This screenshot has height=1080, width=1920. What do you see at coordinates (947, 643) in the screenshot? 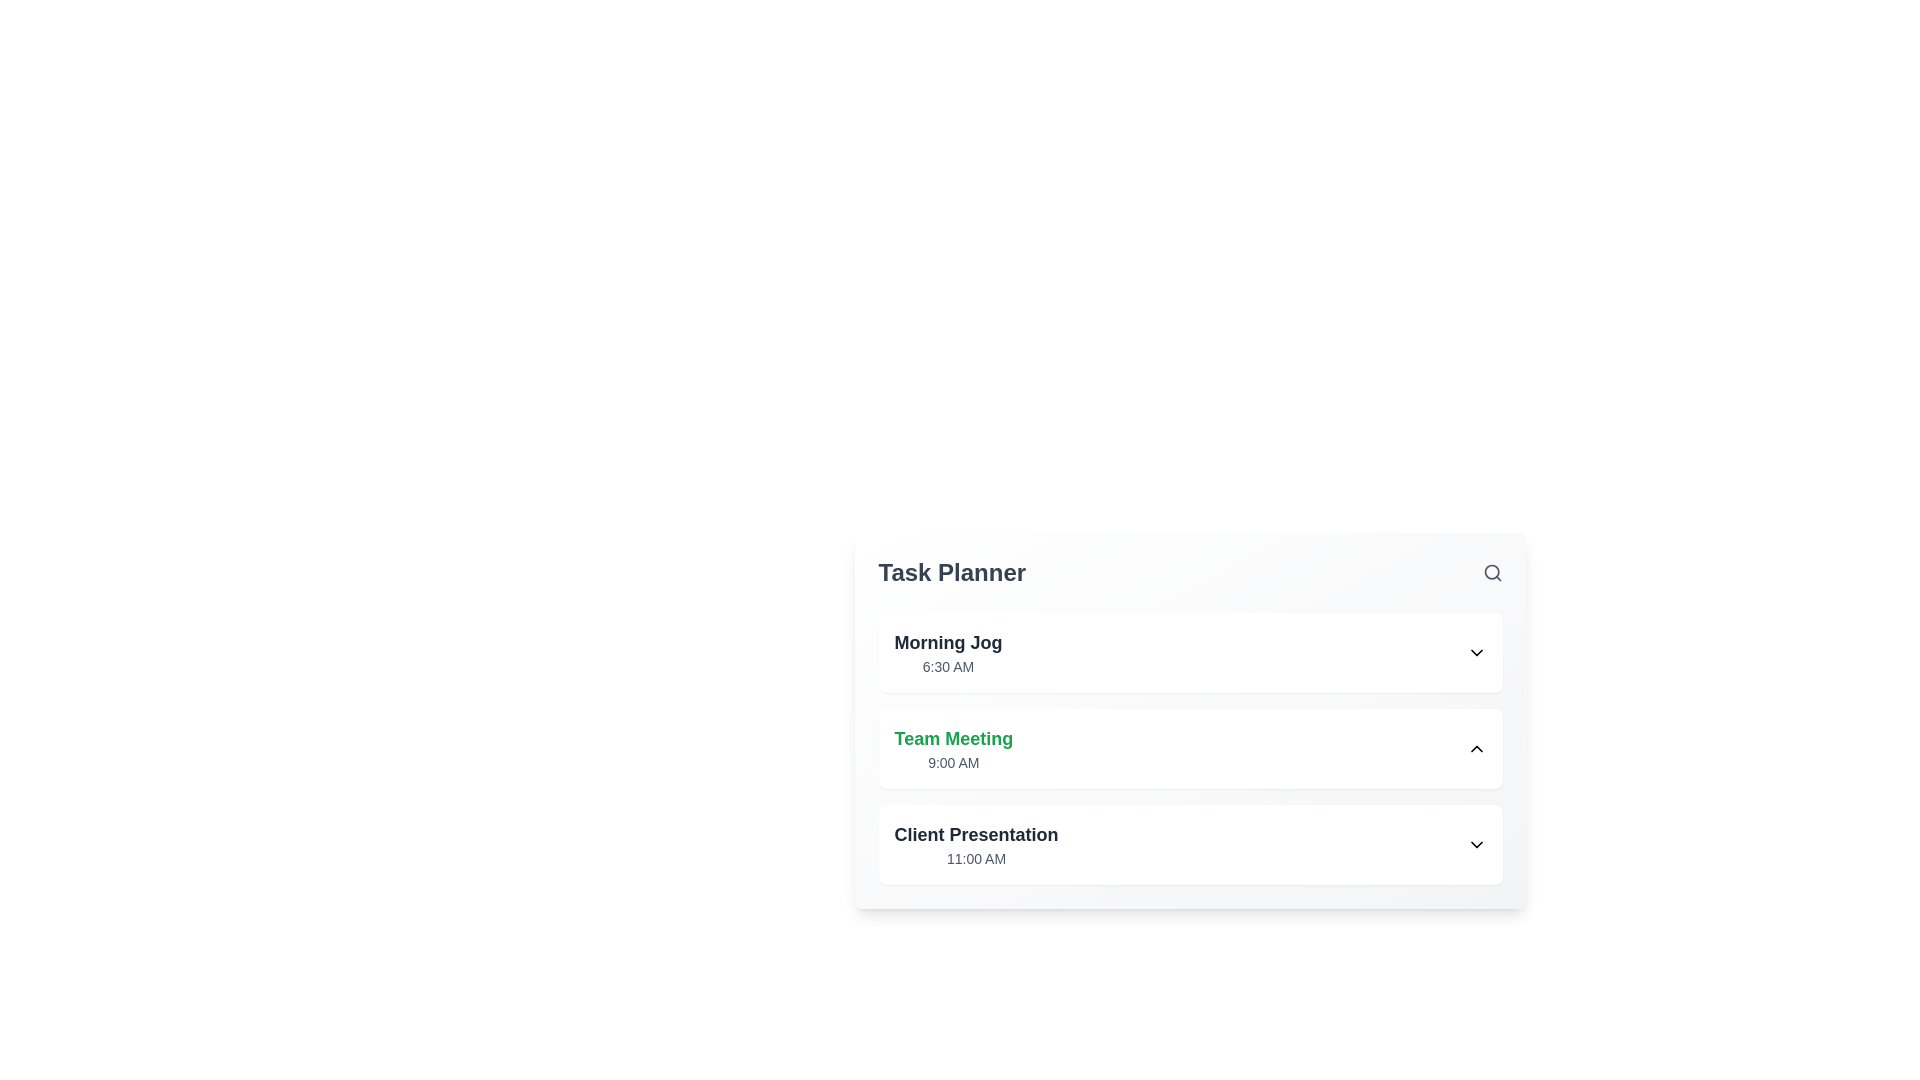
I see `the 'Morning Jog' text label located in the 'Task Planner' section, which is styled in bold with a dark gray color and positioned above '6:30 AM'` at bounding box center [947, 643].